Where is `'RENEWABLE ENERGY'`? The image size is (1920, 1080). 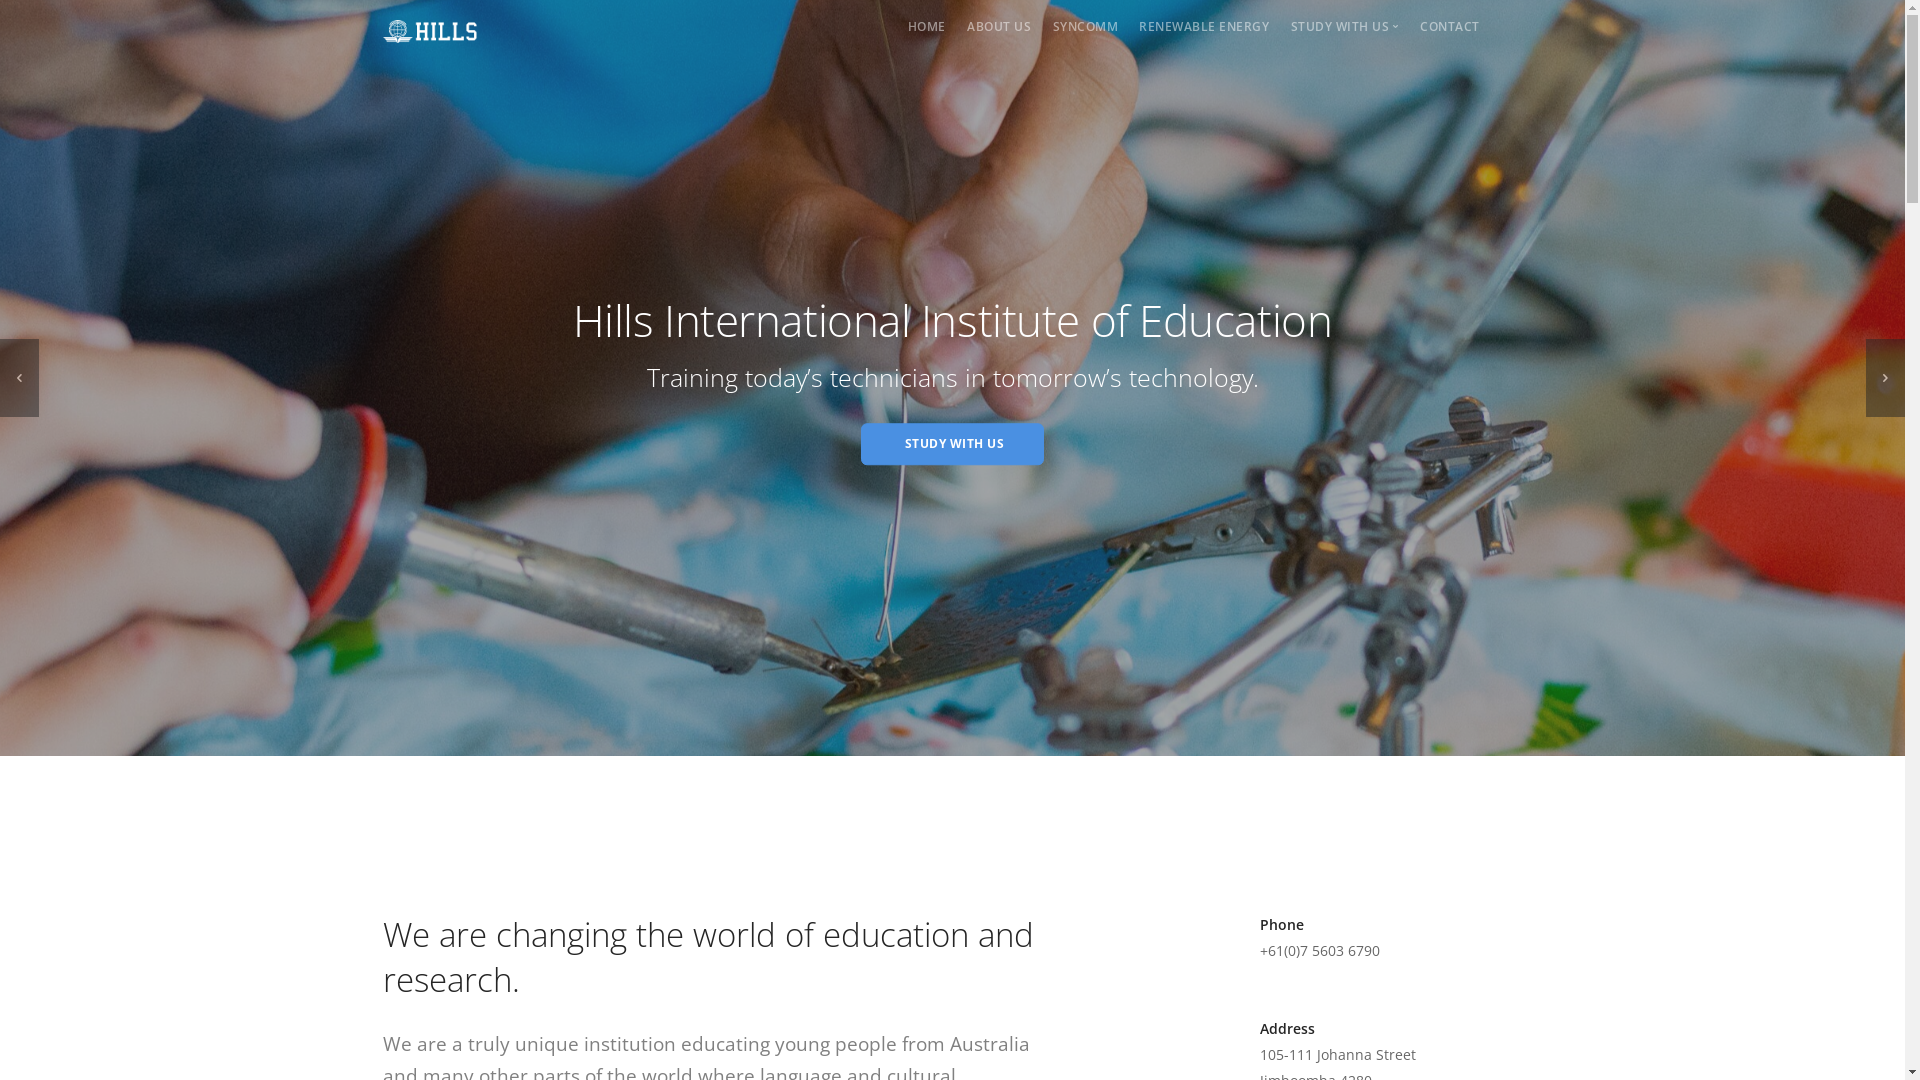 'RENEWABLE ENERGY' is located at coordinates (1138, 26).